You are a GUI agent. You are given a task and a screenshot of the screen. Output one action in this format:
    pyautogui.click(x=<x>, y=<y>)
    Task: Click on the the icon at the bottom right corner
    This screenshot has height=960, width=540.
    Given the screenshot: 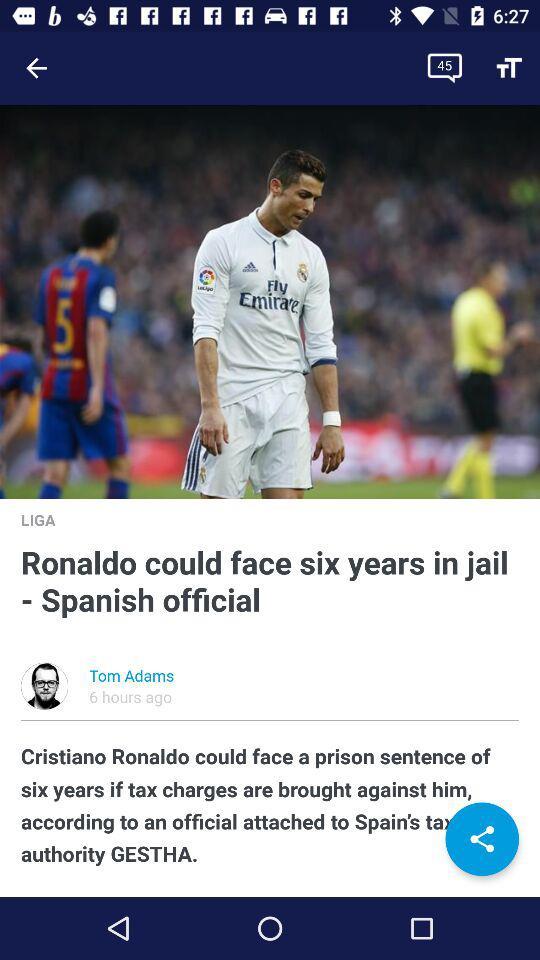 What is the action you would take?
    pyautogui.click(x=481, y=839)
    